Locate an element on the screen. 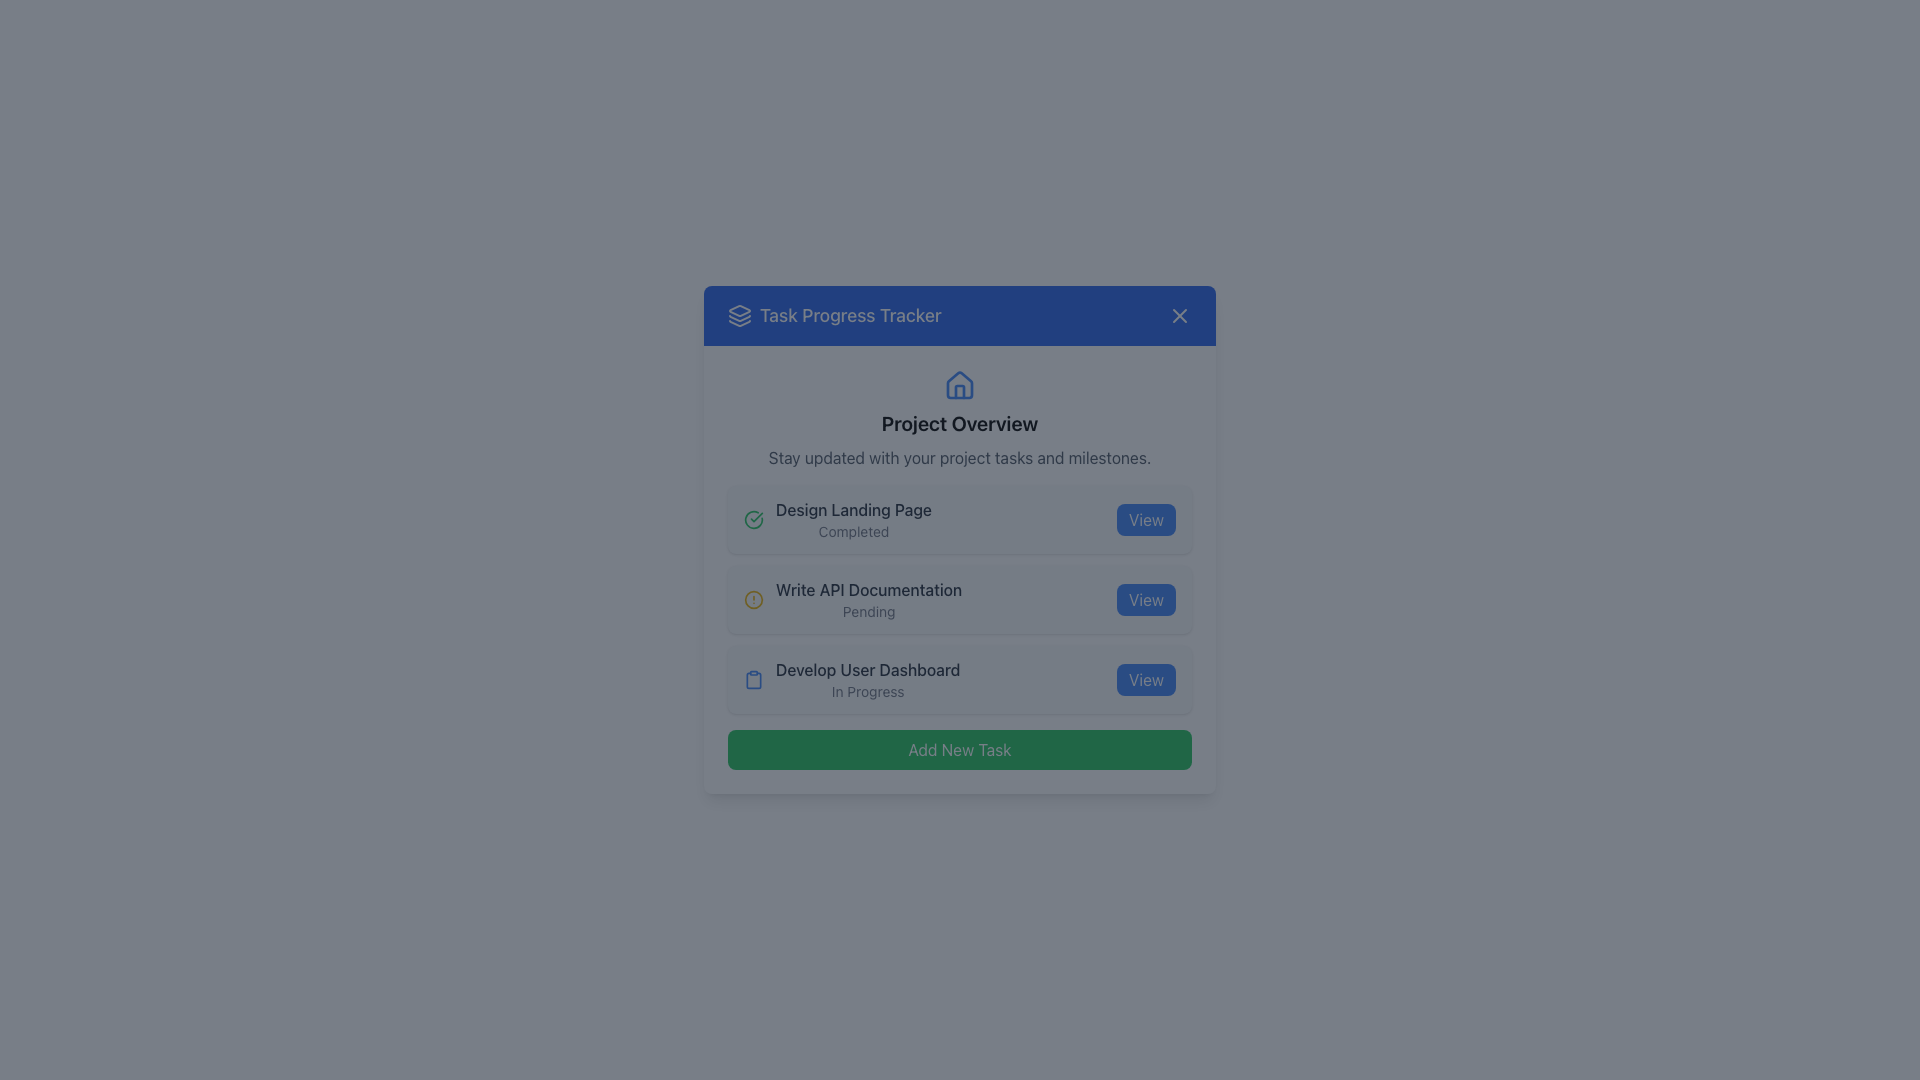 This screenshot has height=1080, width=1920. the 'Task Progress Tracker' text label, which is styled with a large font size and medium weight, located in the blue header of the card, positioned between an icon resembling layered shapes and a close button is located at coordinates (850, 315).